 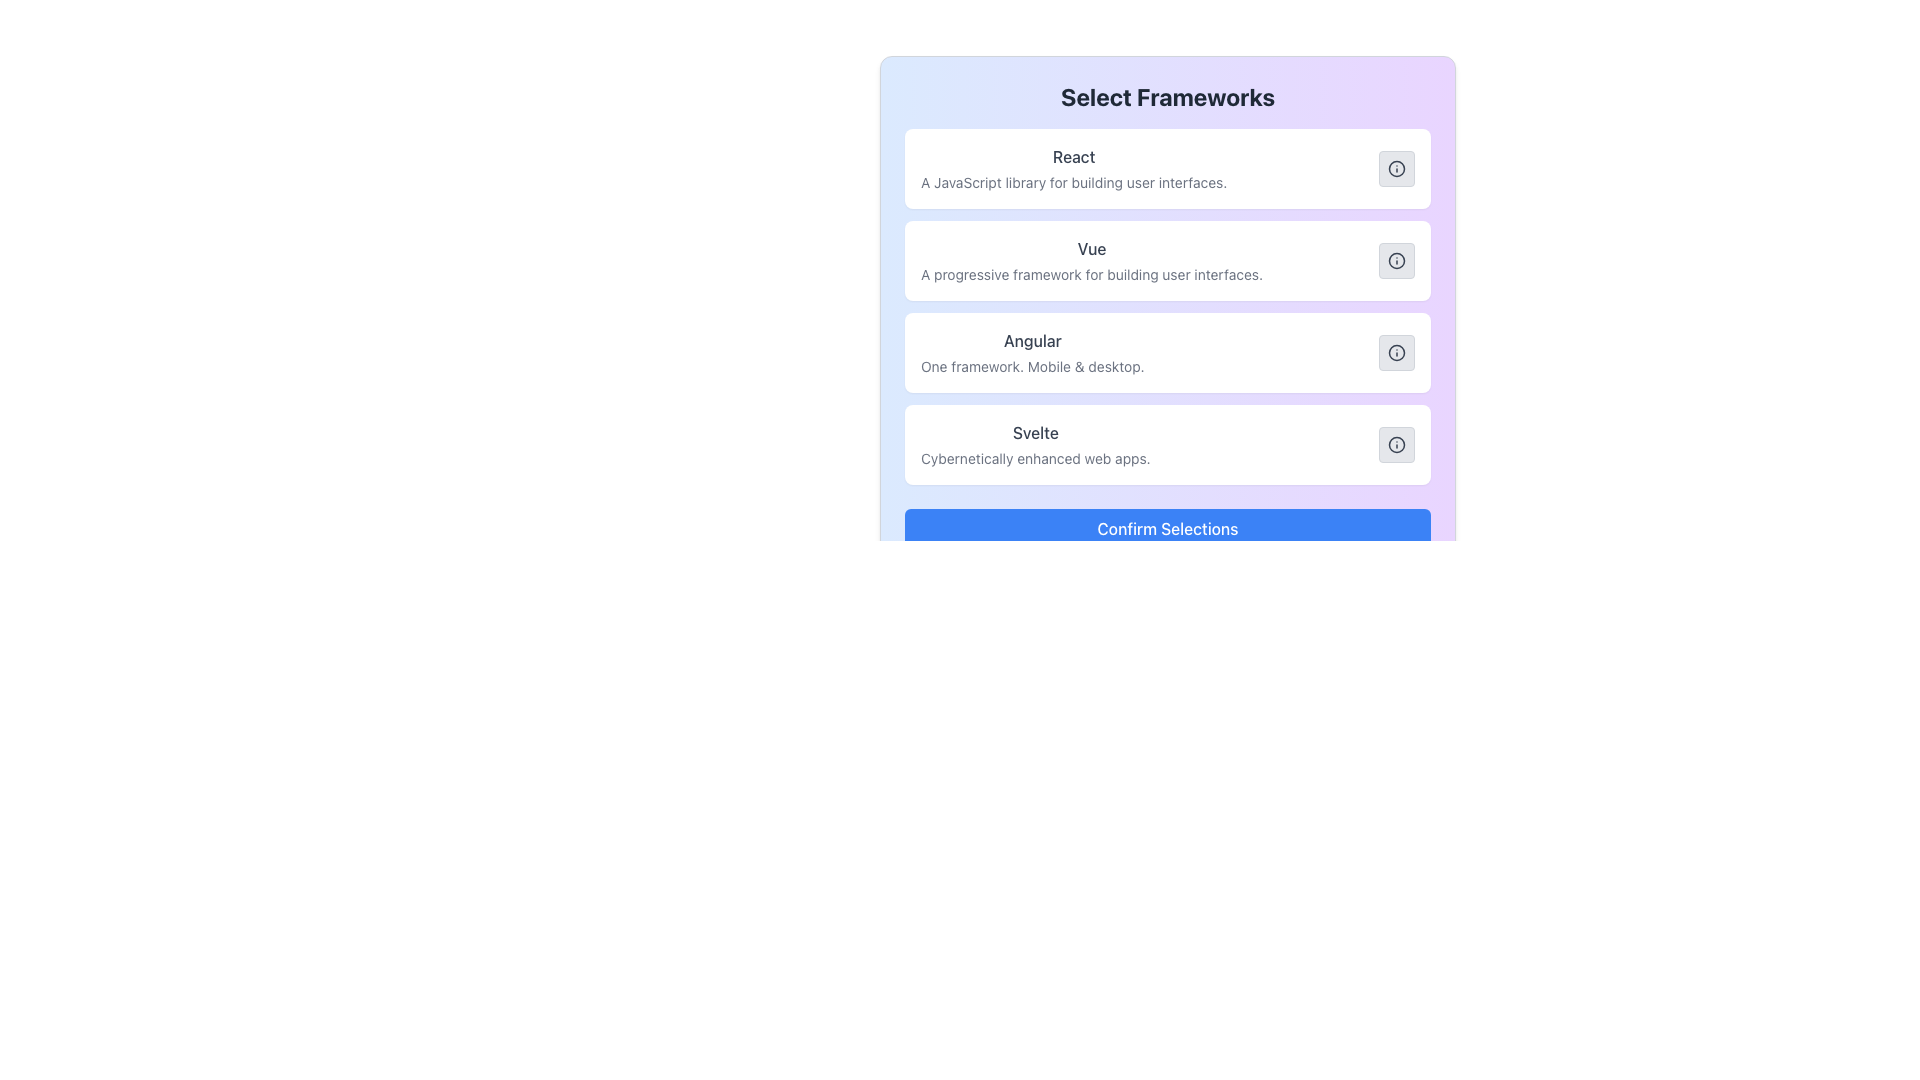 What do you see at coordinates (1395, 352) in the screenshot?
I see `the icon button located at the far-right end of the row associated with the 'Angular' framework description in the 'Select Frameworks' interface` at bounding box center [1395, 352].